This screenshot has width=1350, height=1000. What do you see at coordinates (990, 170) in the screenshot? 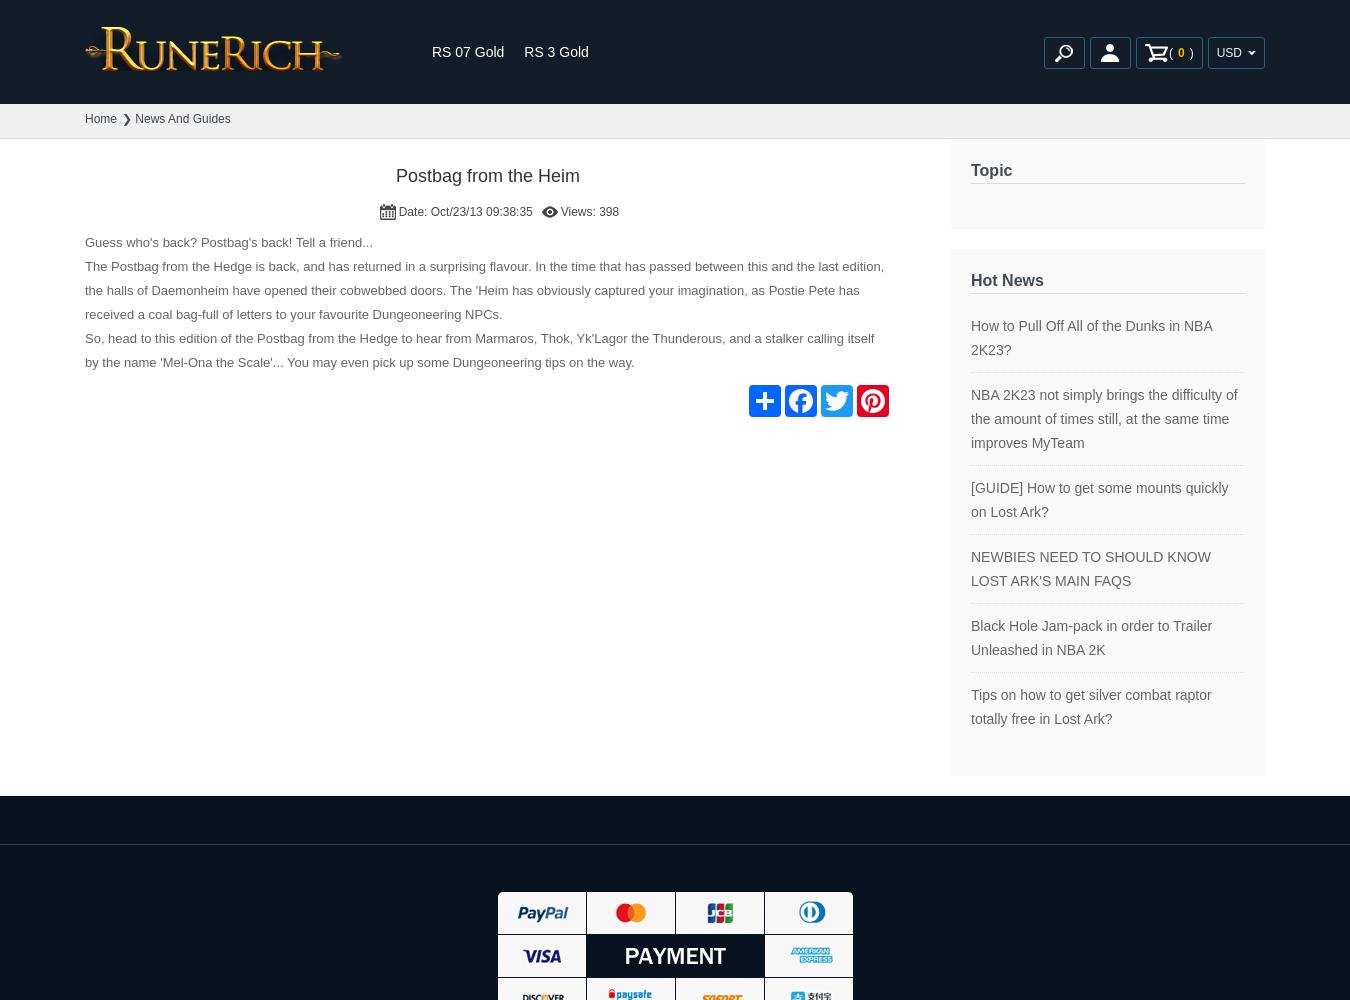
I see `'Topic'` at bounding box center [990, 170].